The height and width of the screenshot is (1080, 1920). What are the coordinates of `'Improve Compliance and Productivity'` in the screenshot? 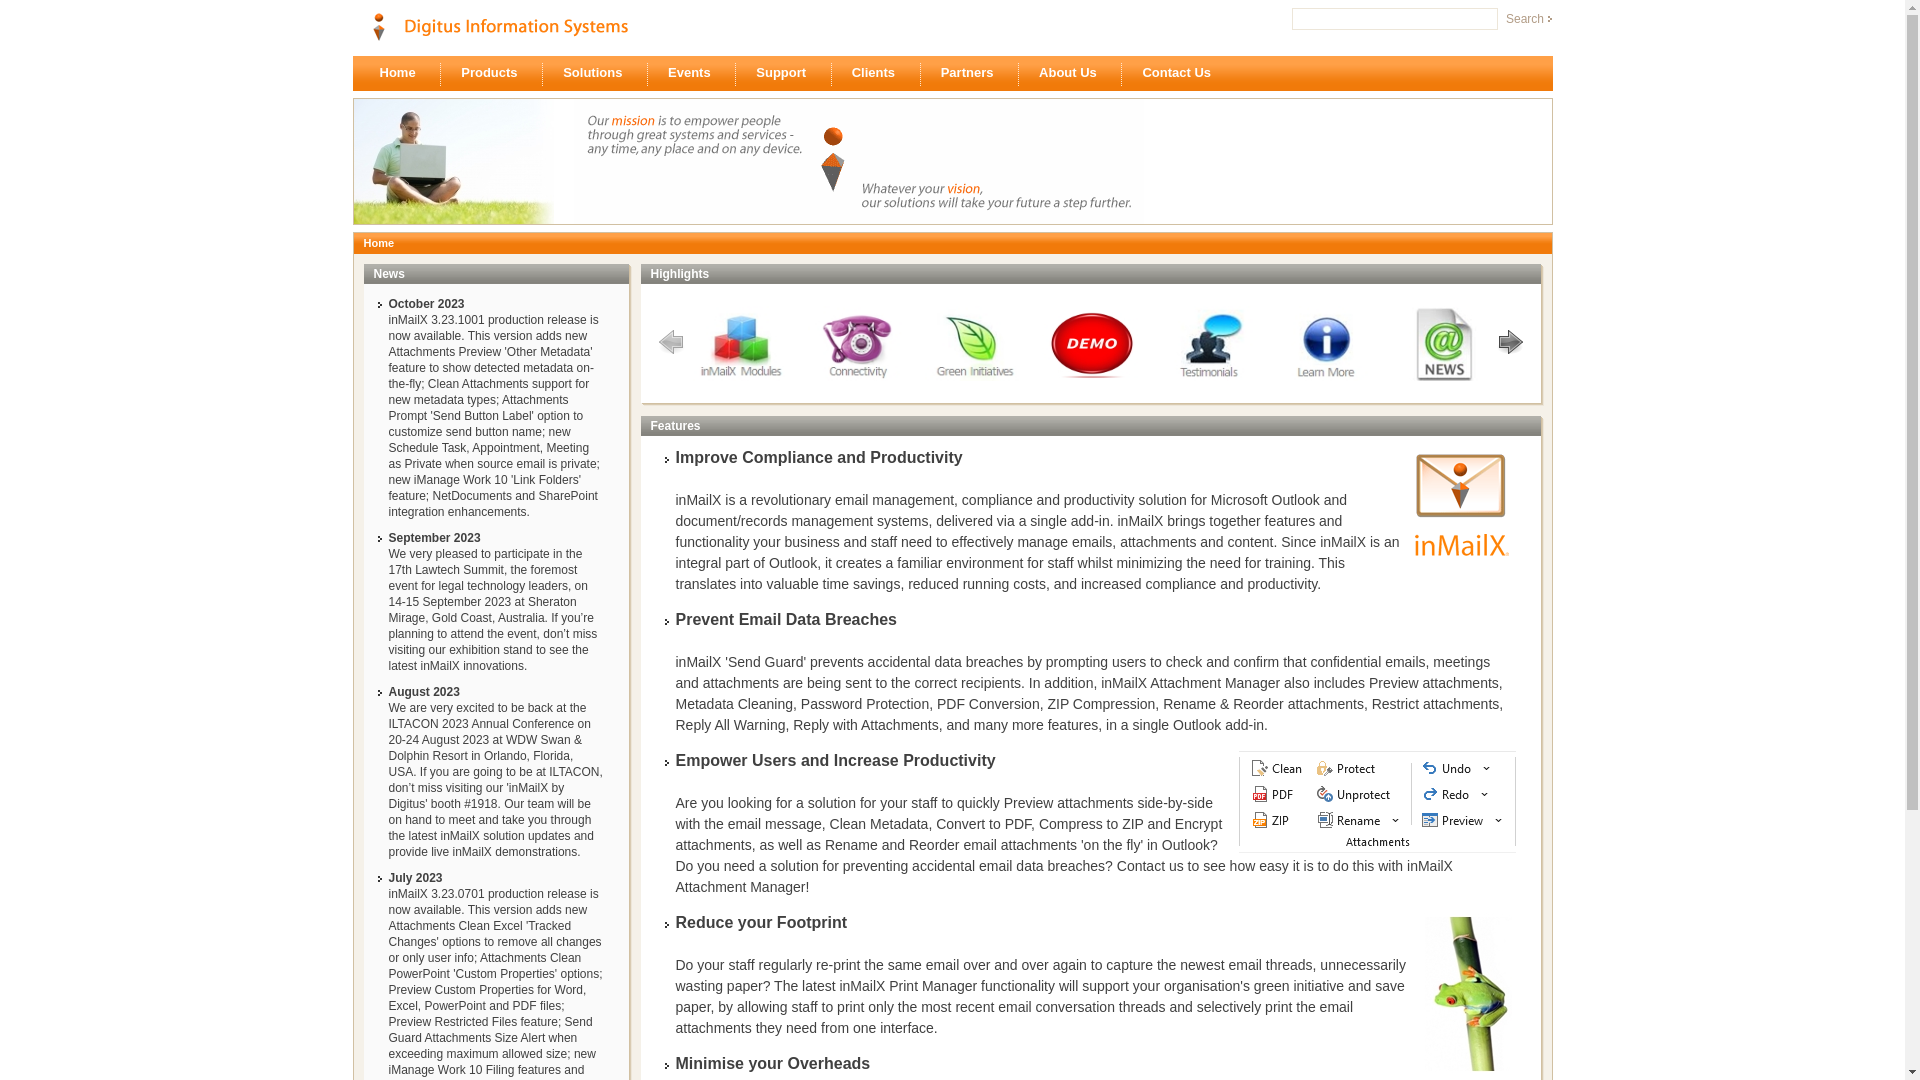 It's located at (819, 457).